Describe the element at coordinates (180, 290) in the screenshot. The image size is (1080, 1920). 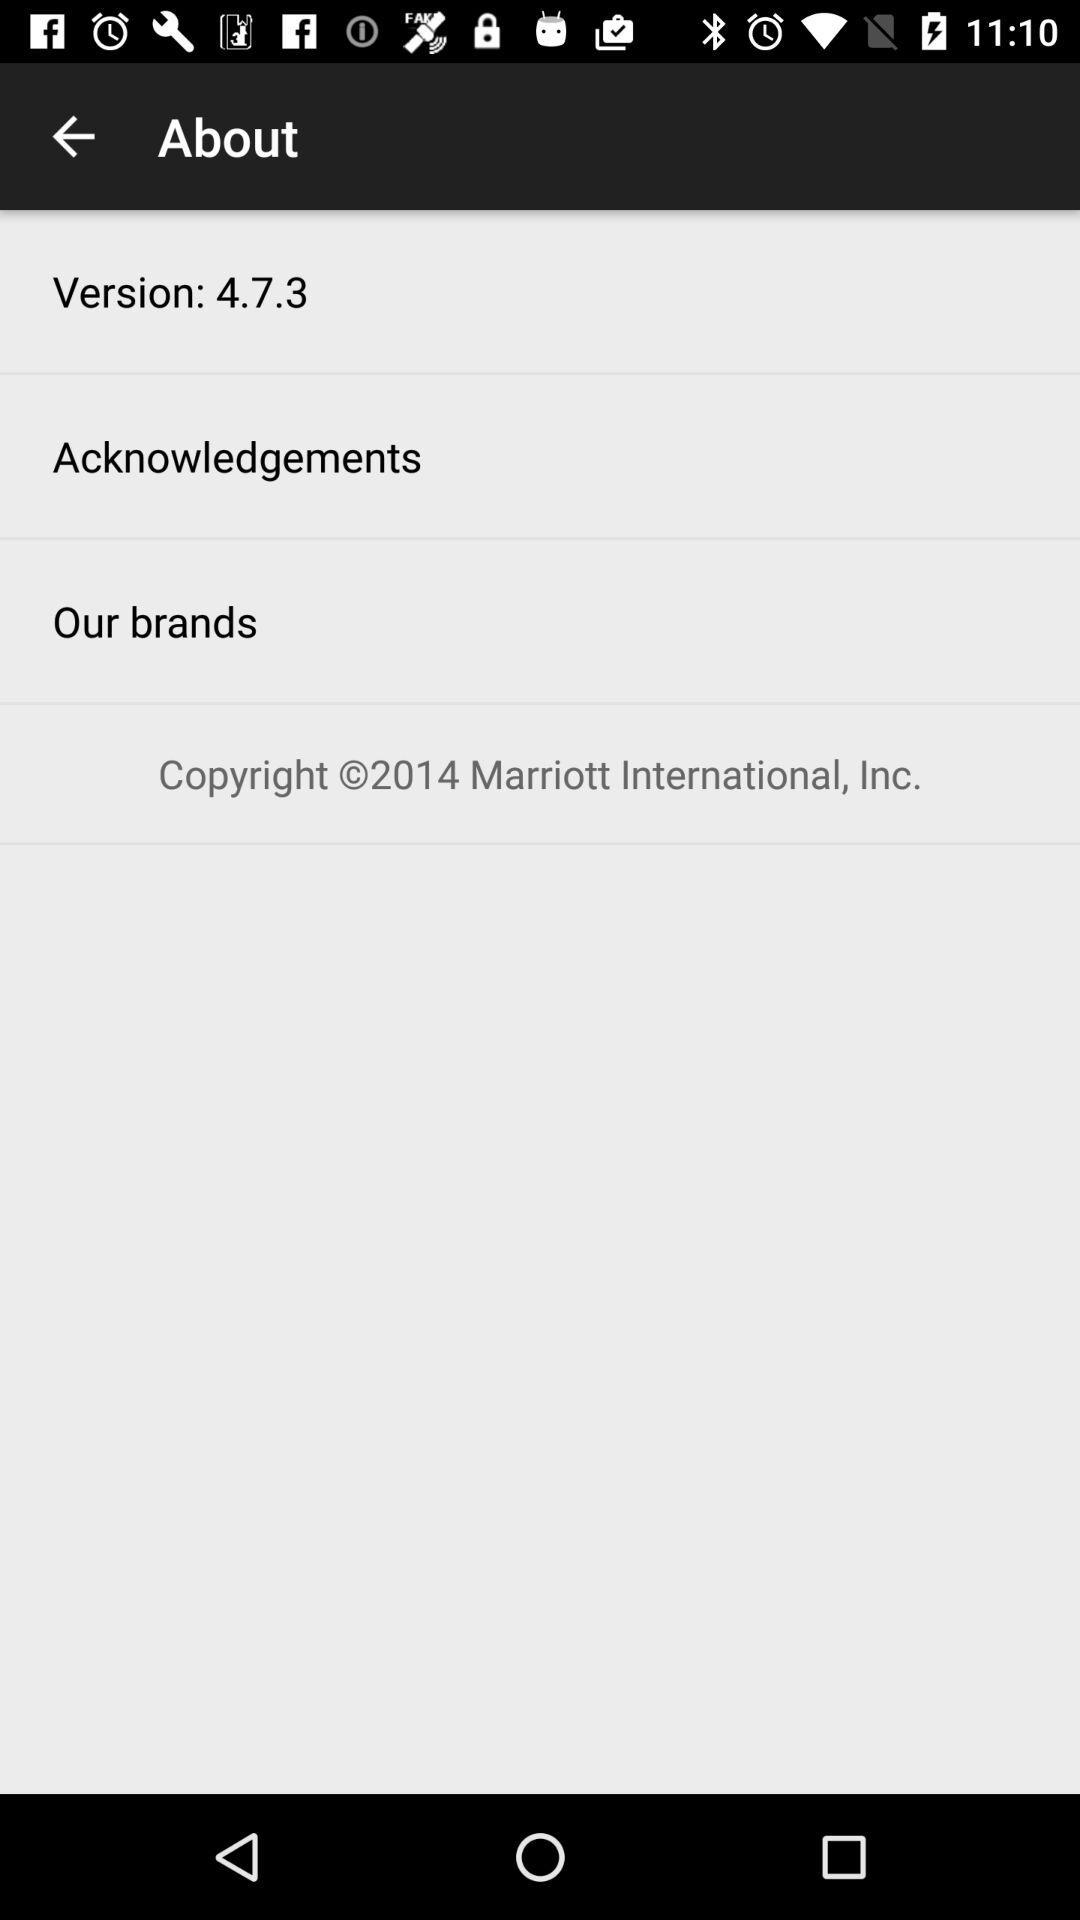
I see `version 4 7 icon` at that location.